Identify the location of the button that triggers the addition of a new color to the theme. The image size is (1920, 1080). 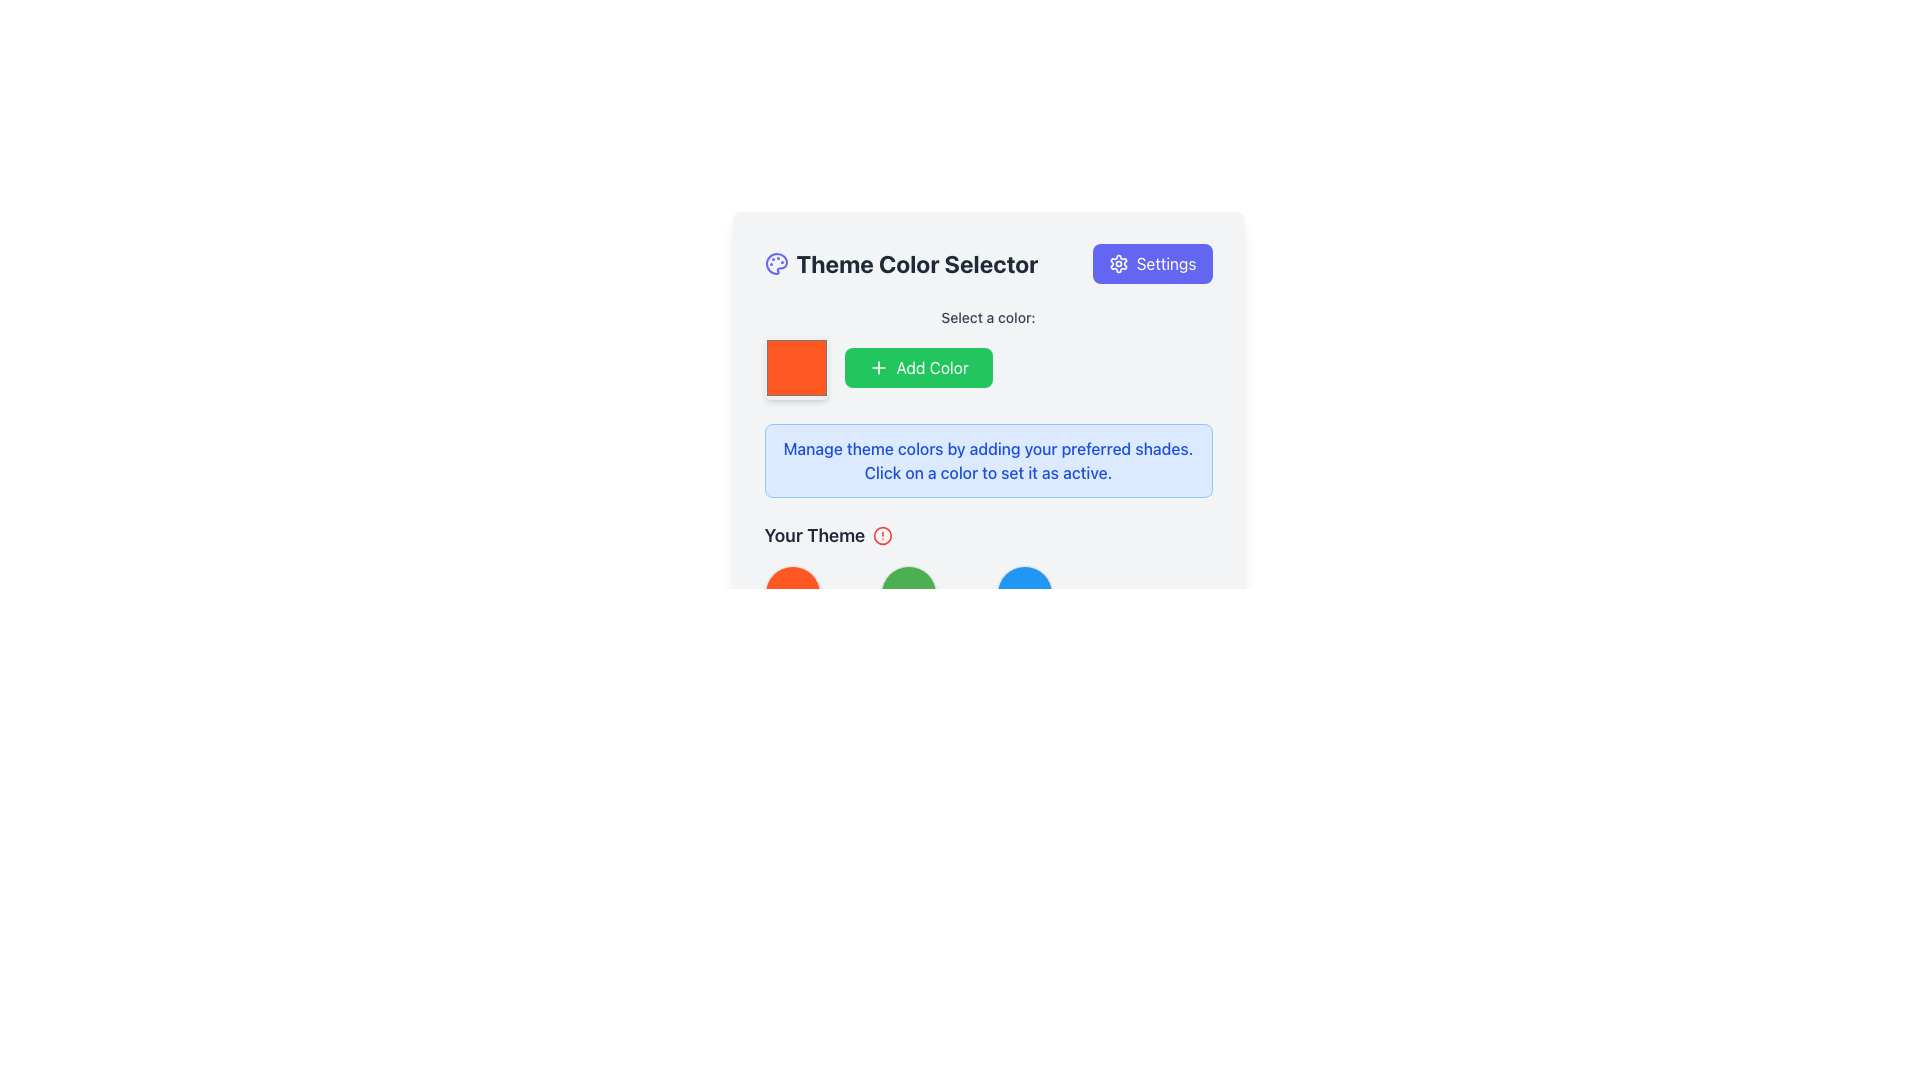
(917, 367).